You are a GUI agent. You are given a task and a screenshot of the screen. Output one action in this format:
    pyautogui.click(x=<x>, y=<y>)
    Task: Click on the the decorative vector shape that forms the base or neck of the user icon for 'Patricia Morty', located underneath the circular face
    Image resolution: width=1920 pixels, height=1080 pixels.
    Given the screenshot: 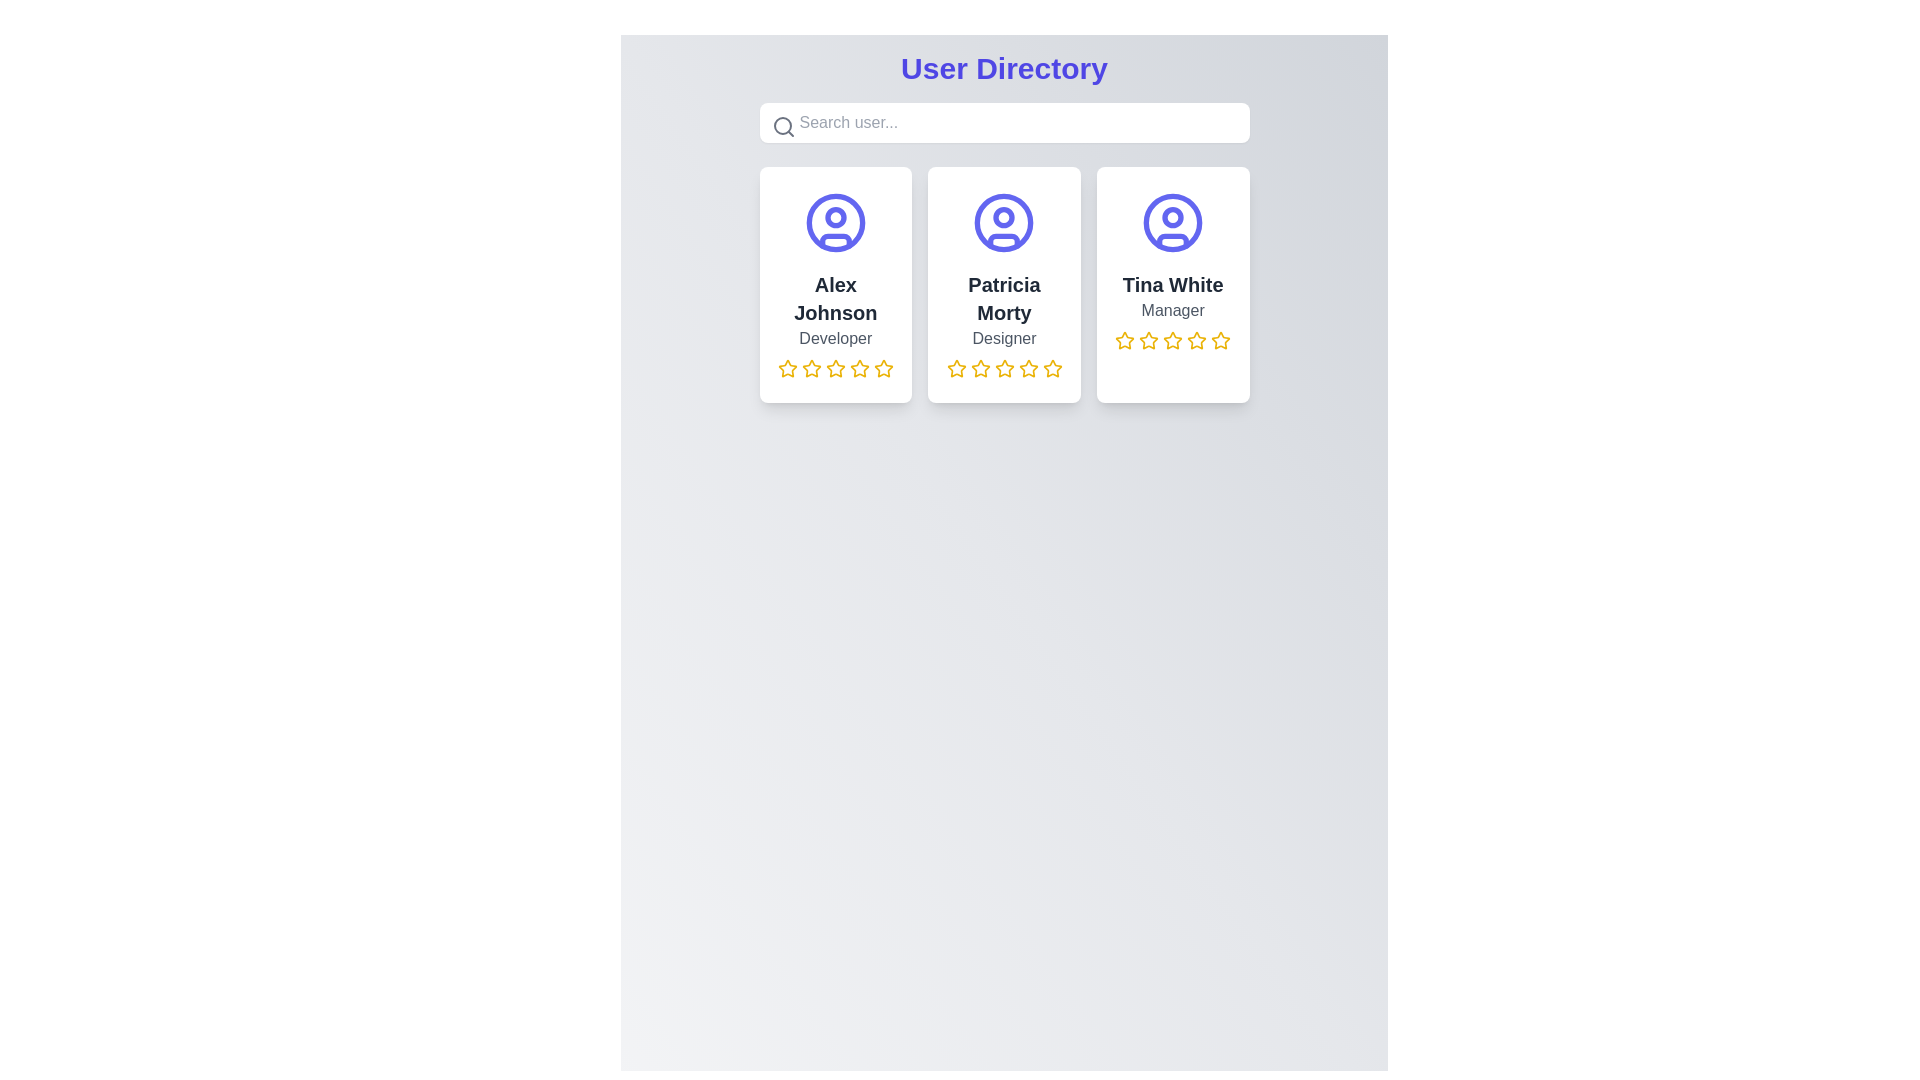 What is the action you would take?
    pyautogui.click(x=1004, y=240)
    